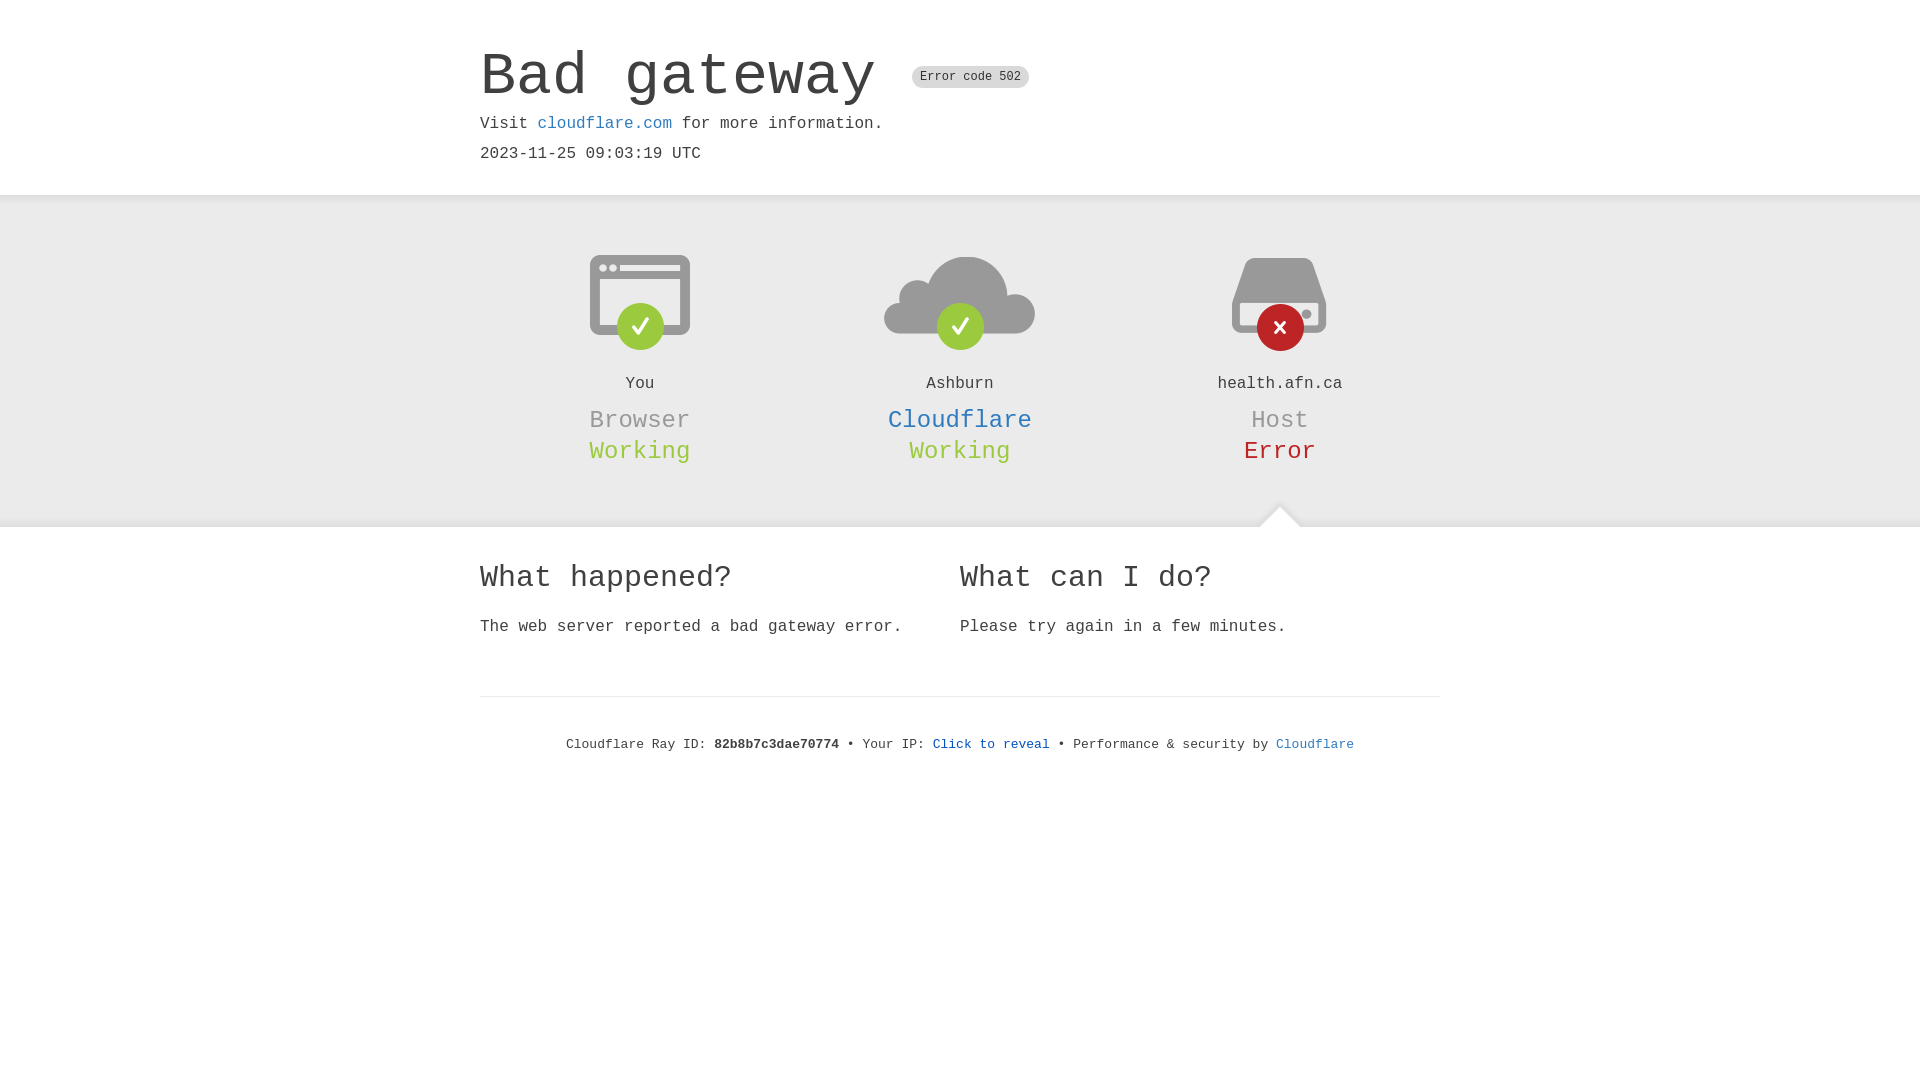  I want to click on 'Click to reveal', so click(991, 744).